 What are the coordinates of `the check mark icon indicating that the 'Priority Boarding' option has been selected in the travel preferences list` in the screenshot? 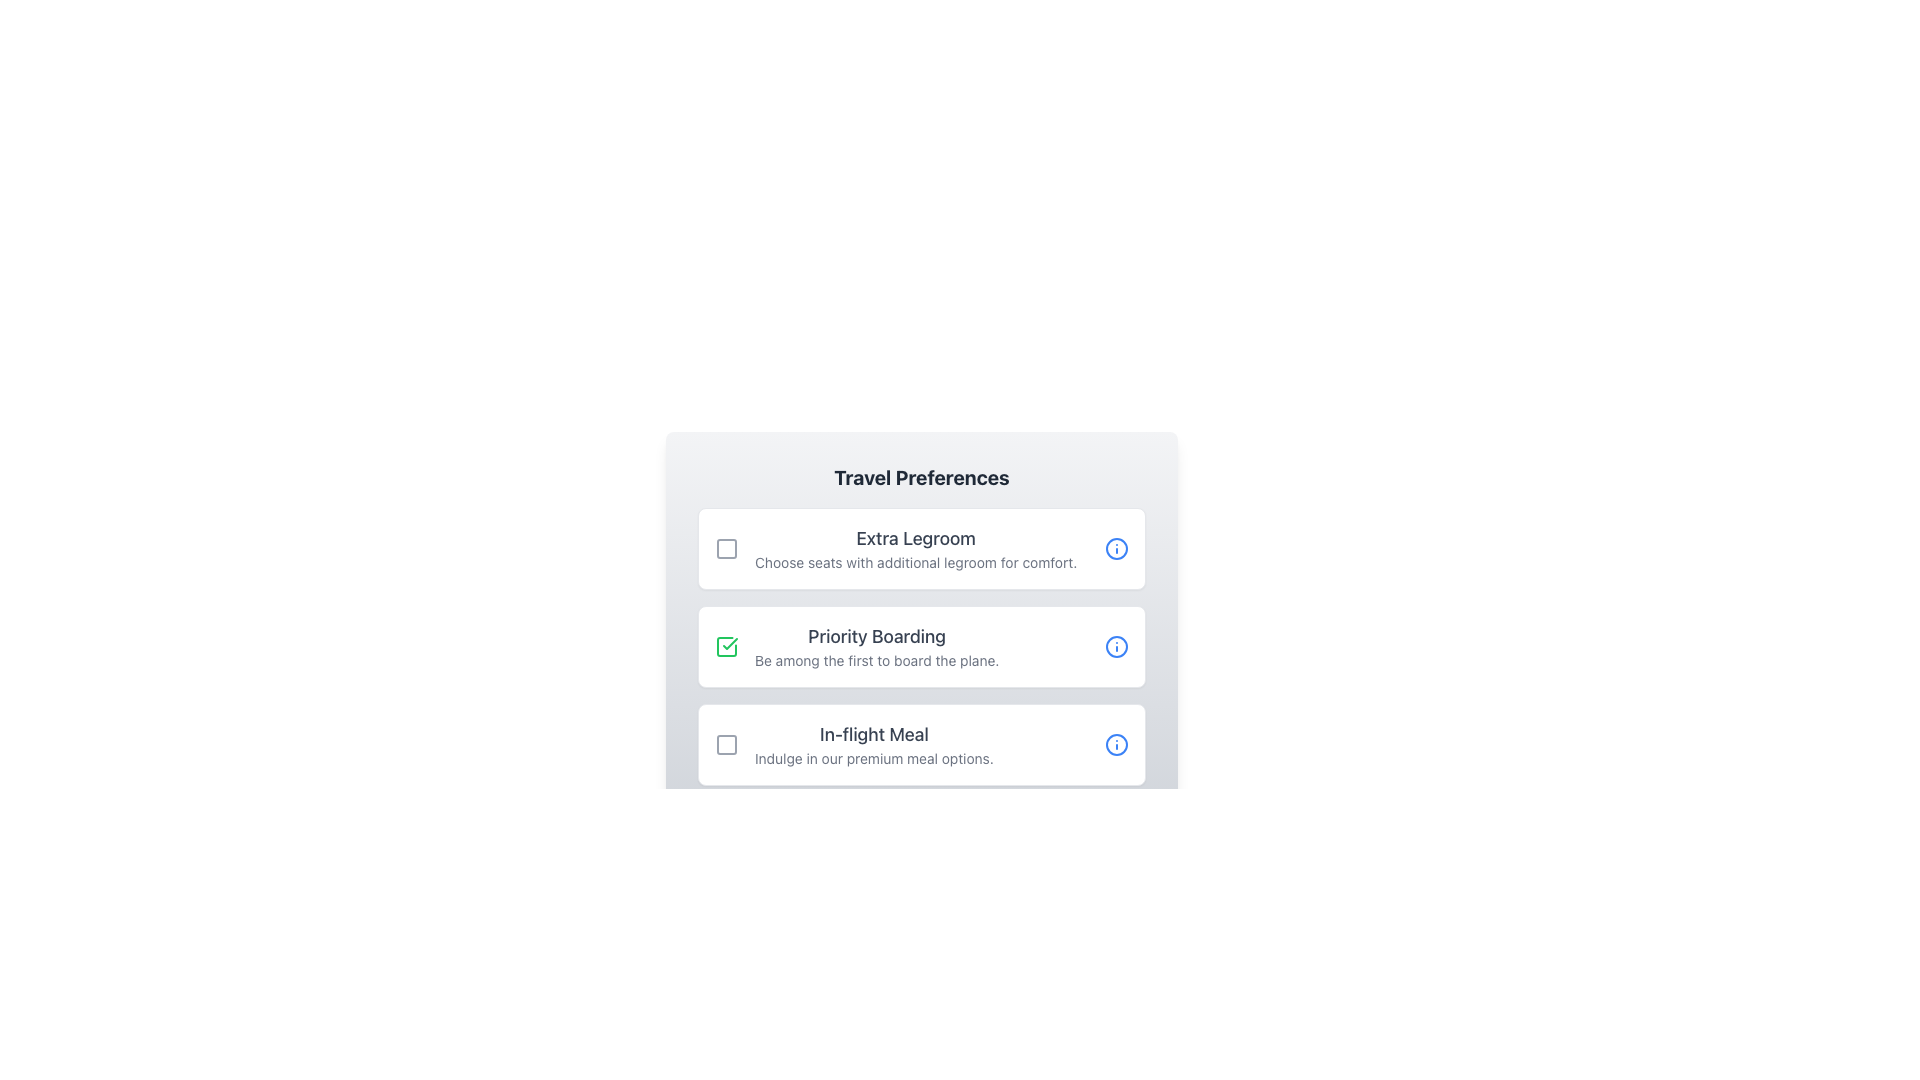 It's located at (729, 644).